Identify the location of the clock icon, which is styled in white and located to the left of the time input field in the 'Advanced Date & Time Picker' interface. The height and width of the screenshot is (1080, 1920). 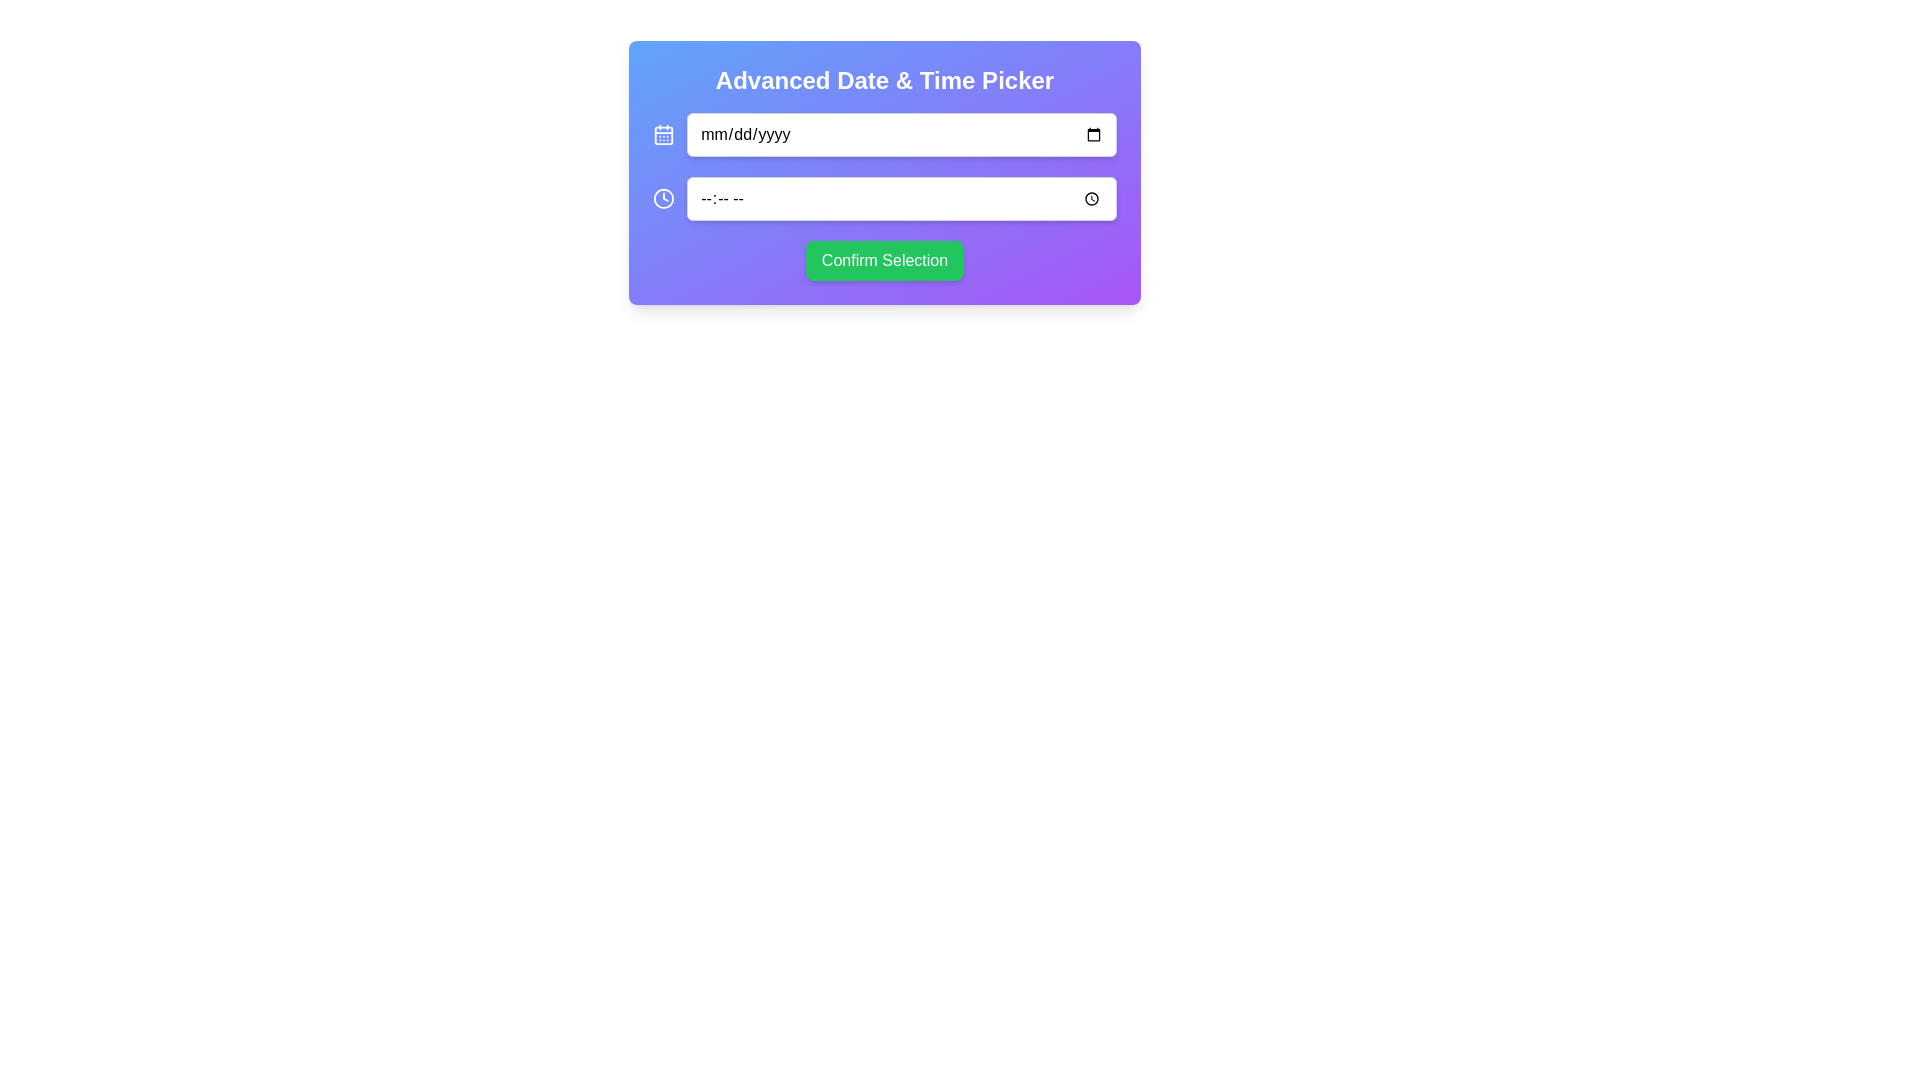
(664, 199).